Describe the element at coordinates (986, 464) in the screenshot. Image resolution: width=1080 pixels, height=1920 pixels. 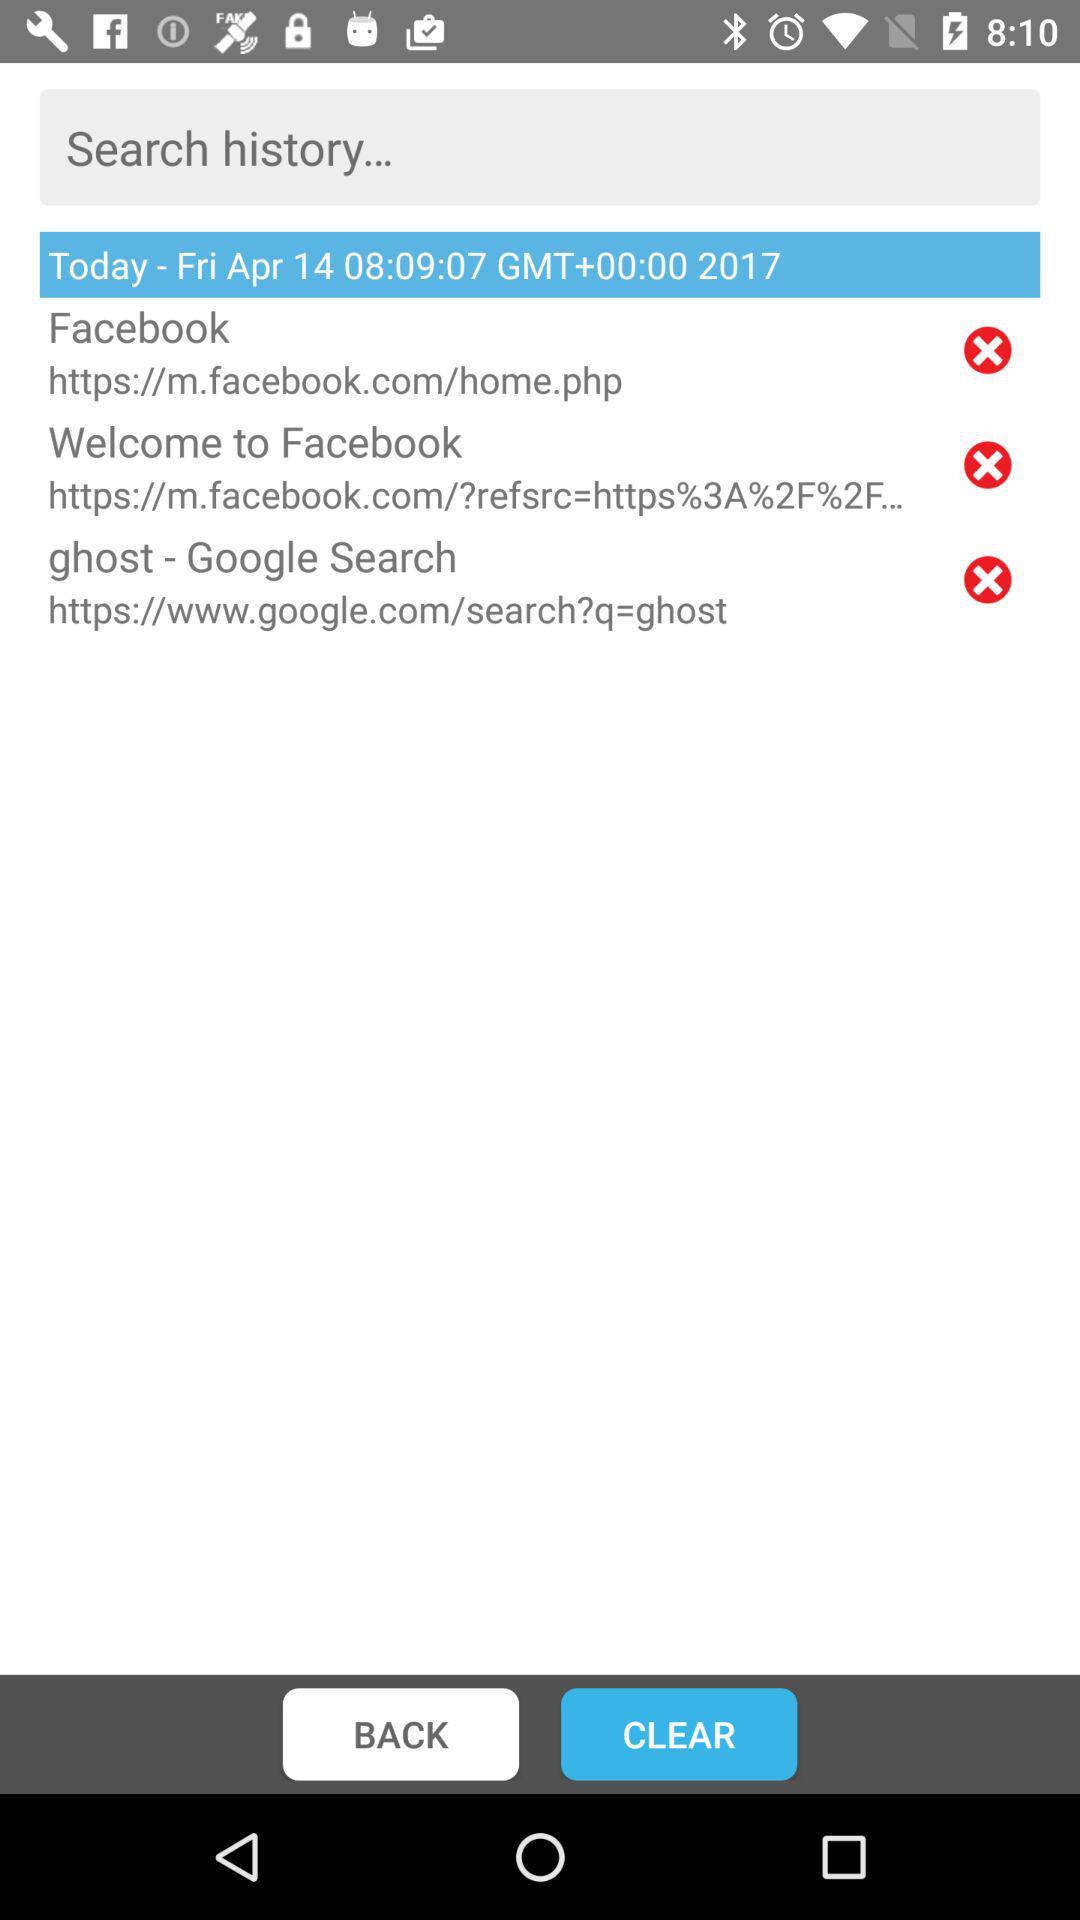
I see `history delete button` at that location.